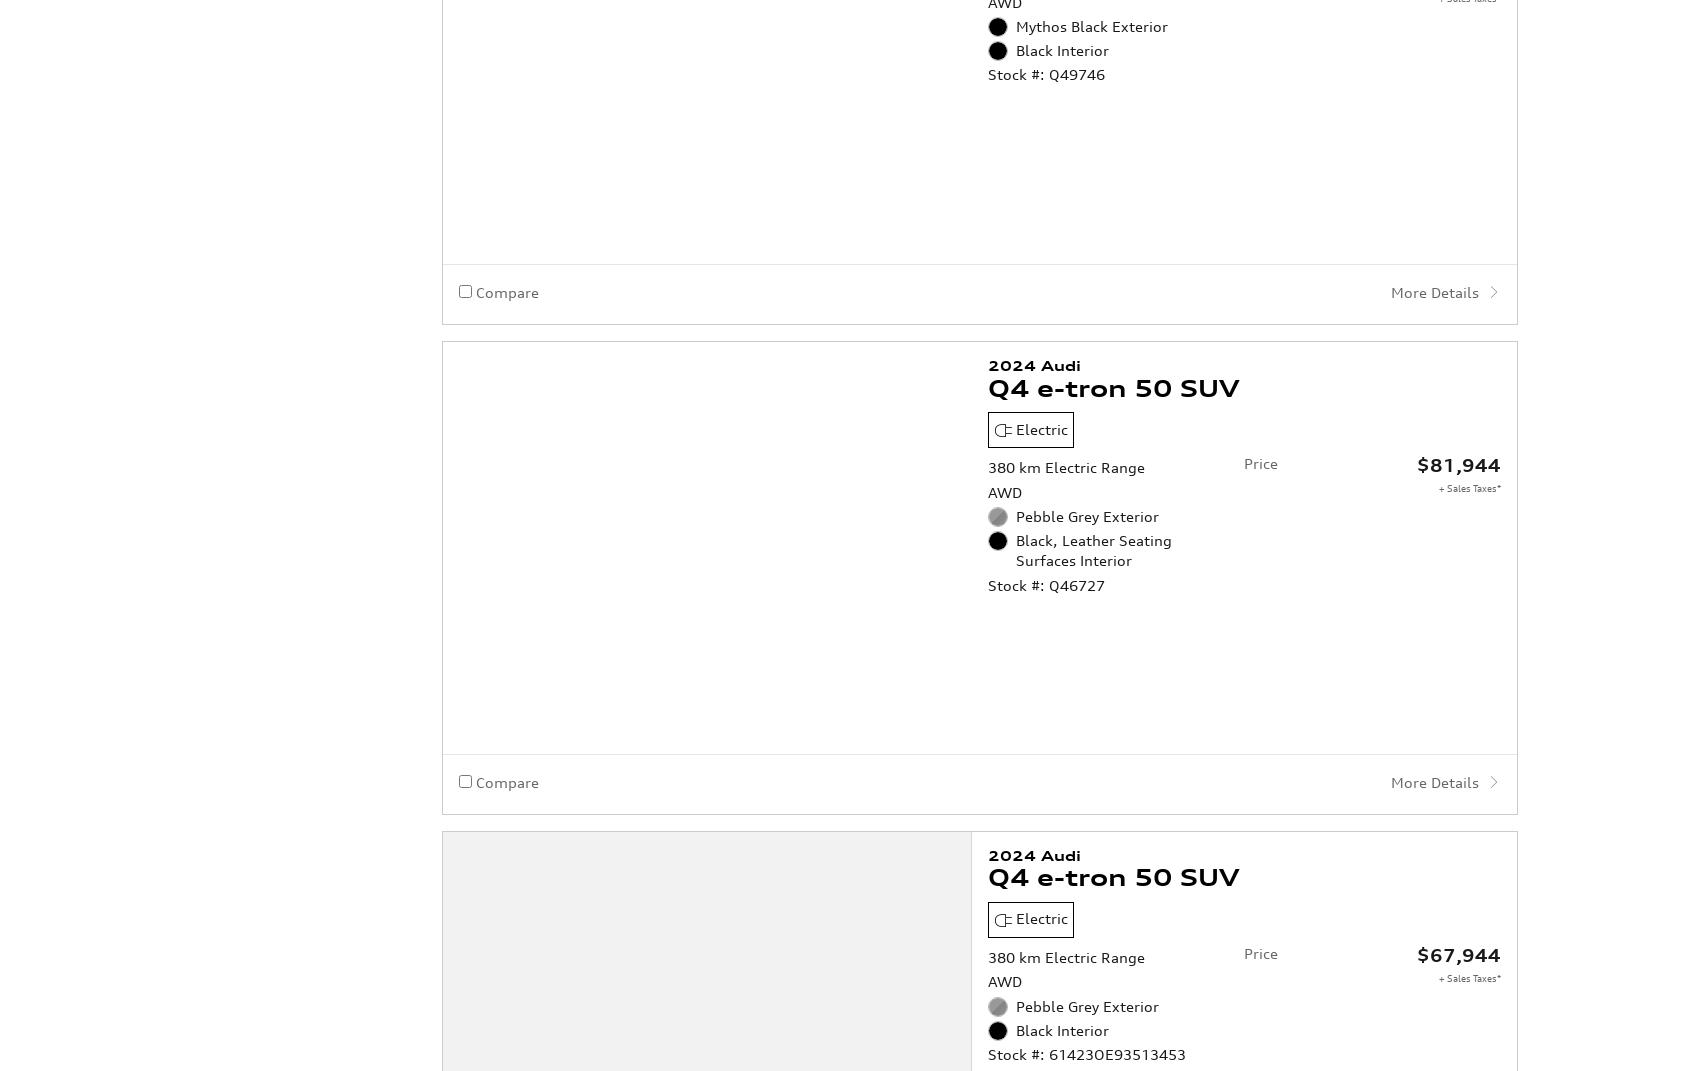 This screenshot has height=1071, width=1692. Describe the element at coordinates (1458, 874) in the screenshot. I see `'$67,944'` at that location.